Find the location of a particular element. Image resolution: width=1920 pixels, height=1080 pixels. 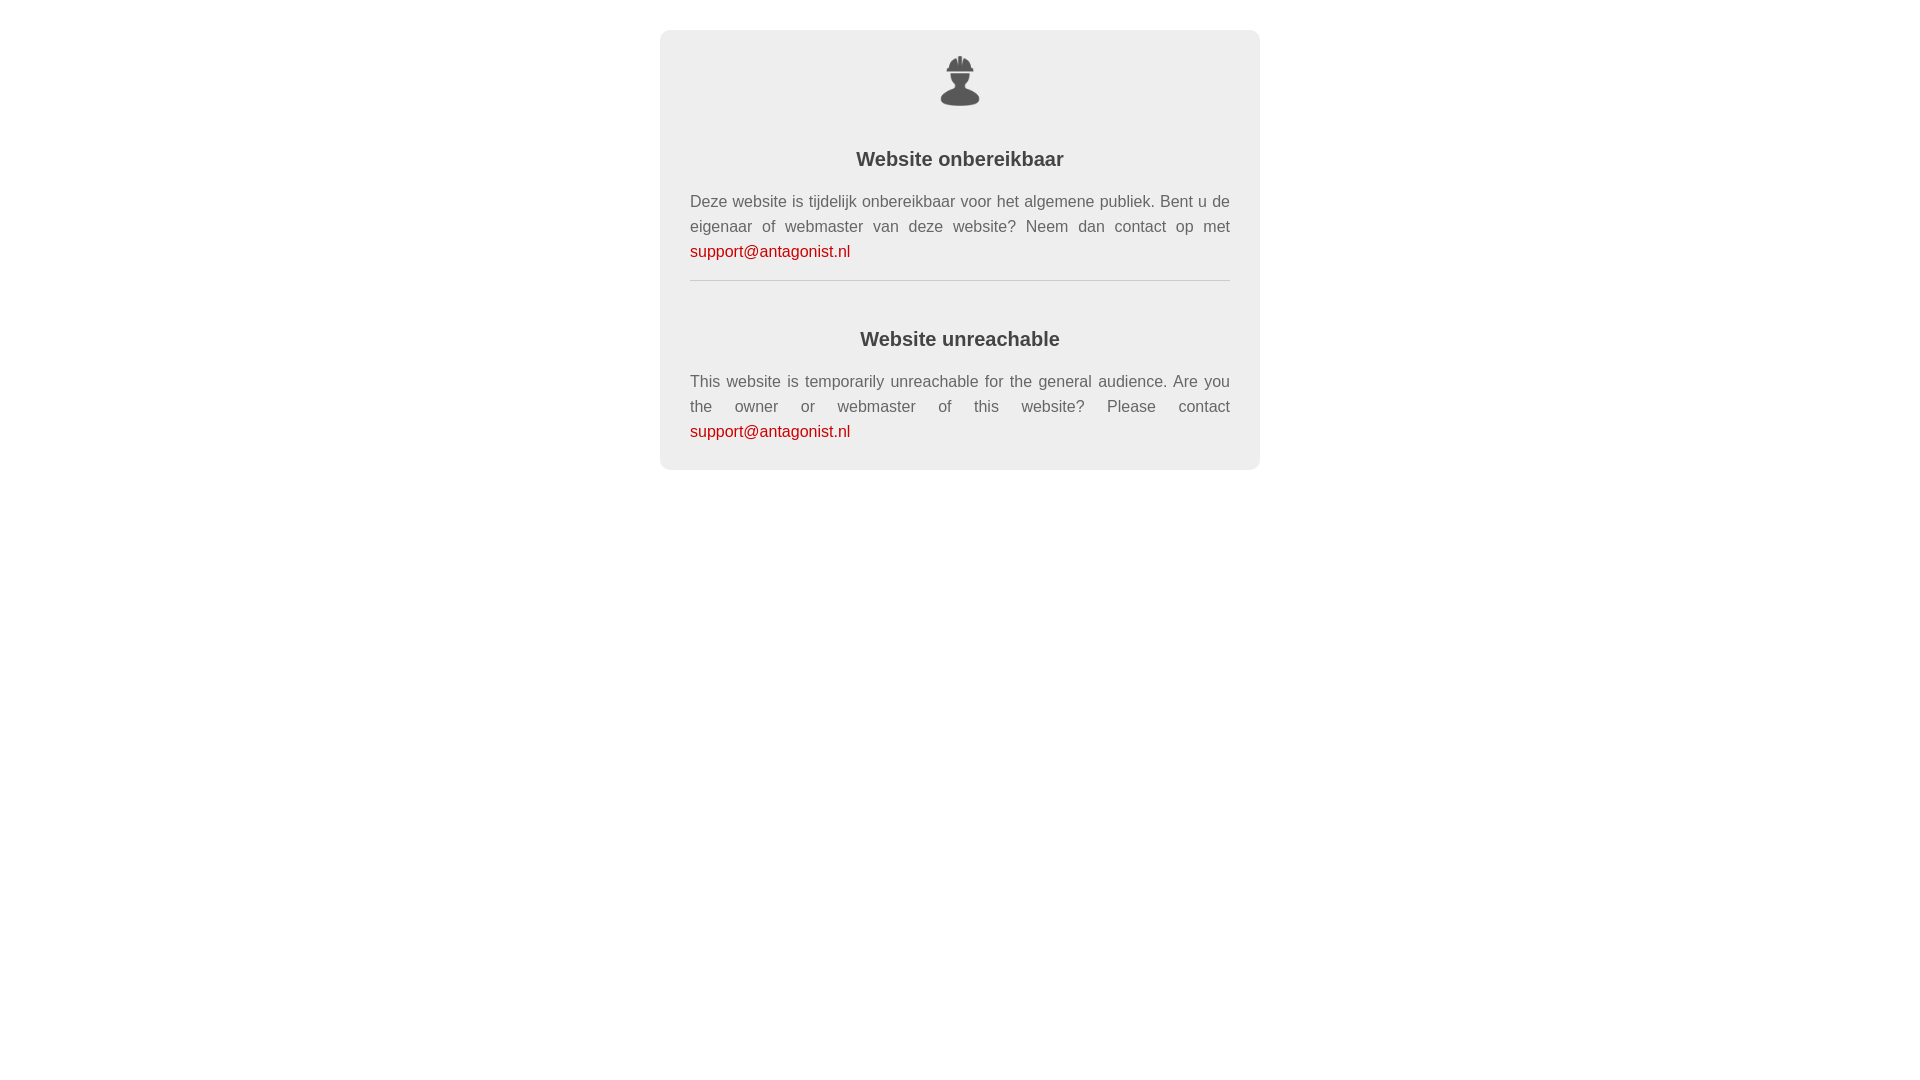

'support@antagonist.nl' is located at coordinates (690, 250).